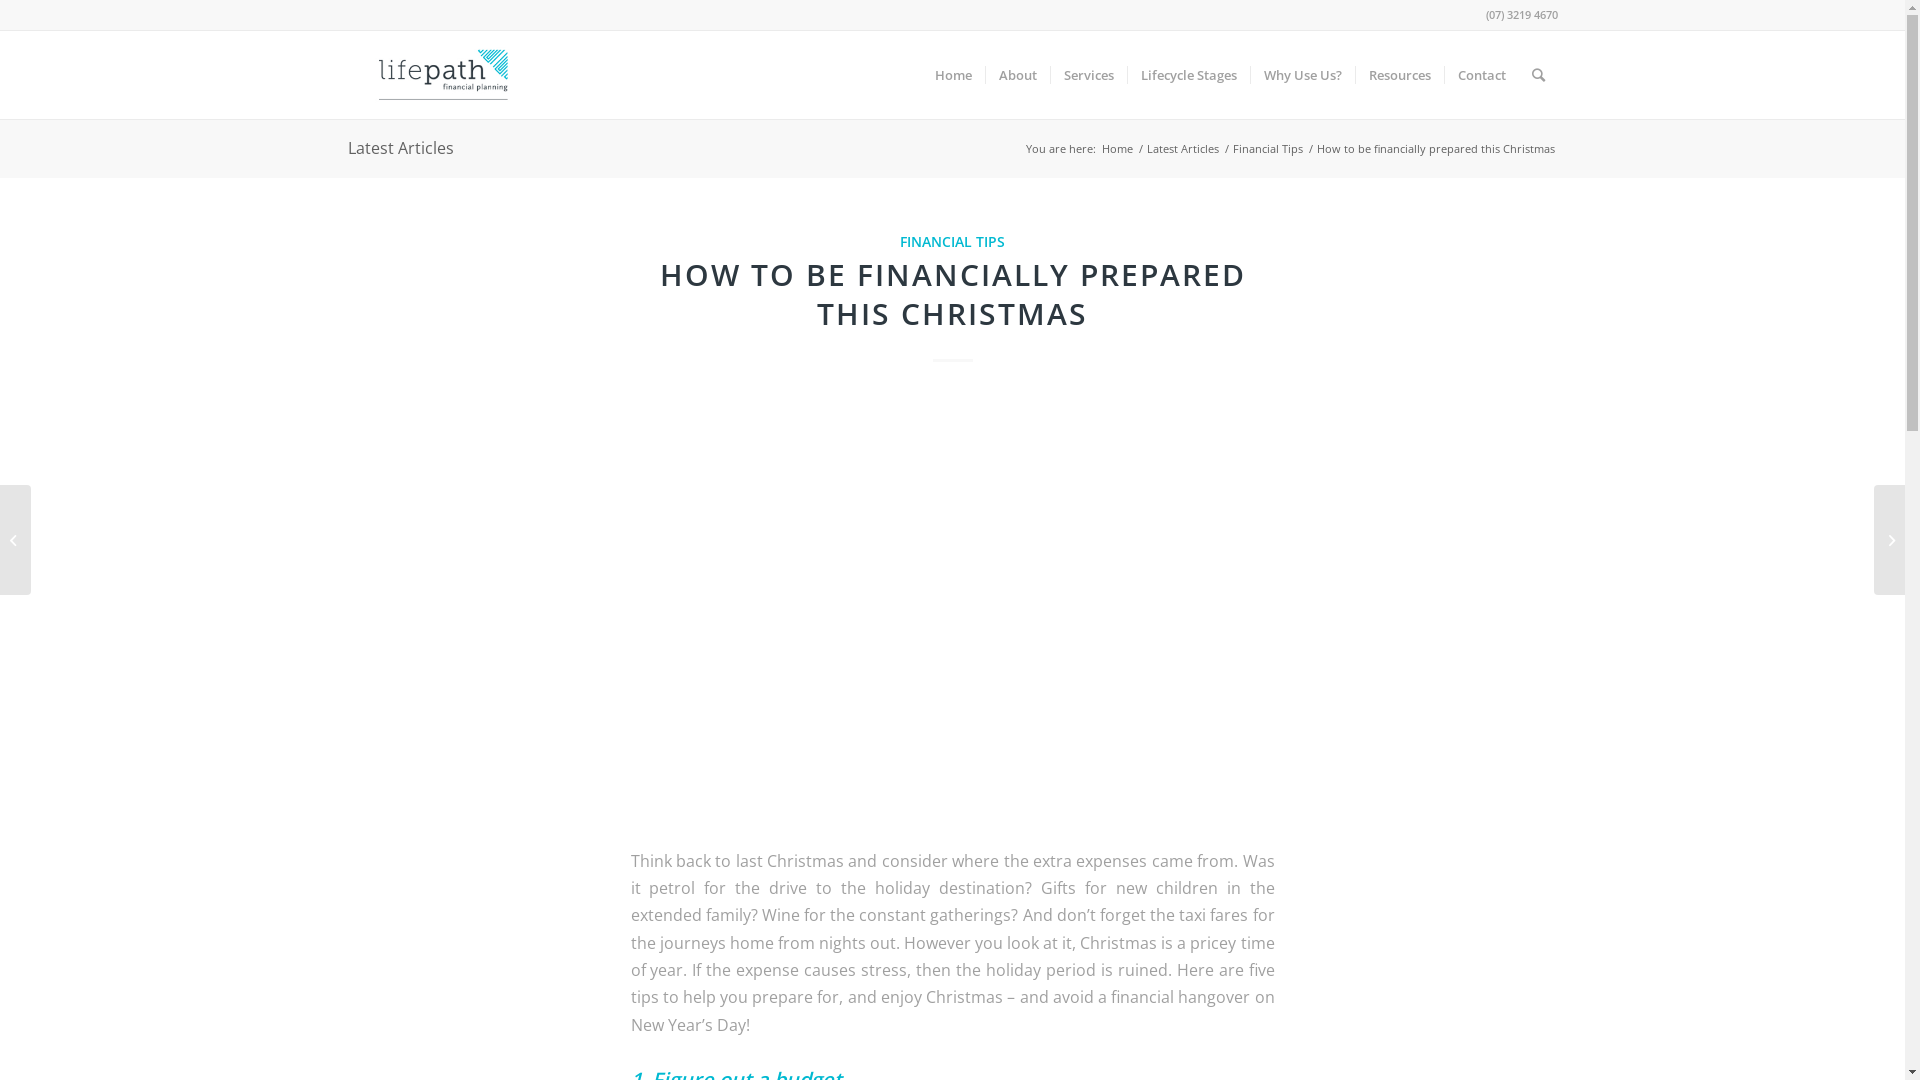 The image size is (1920, 1080). Describe the element at coordinates (1016, 73) in the screenshot. I see `'About'` at that location.